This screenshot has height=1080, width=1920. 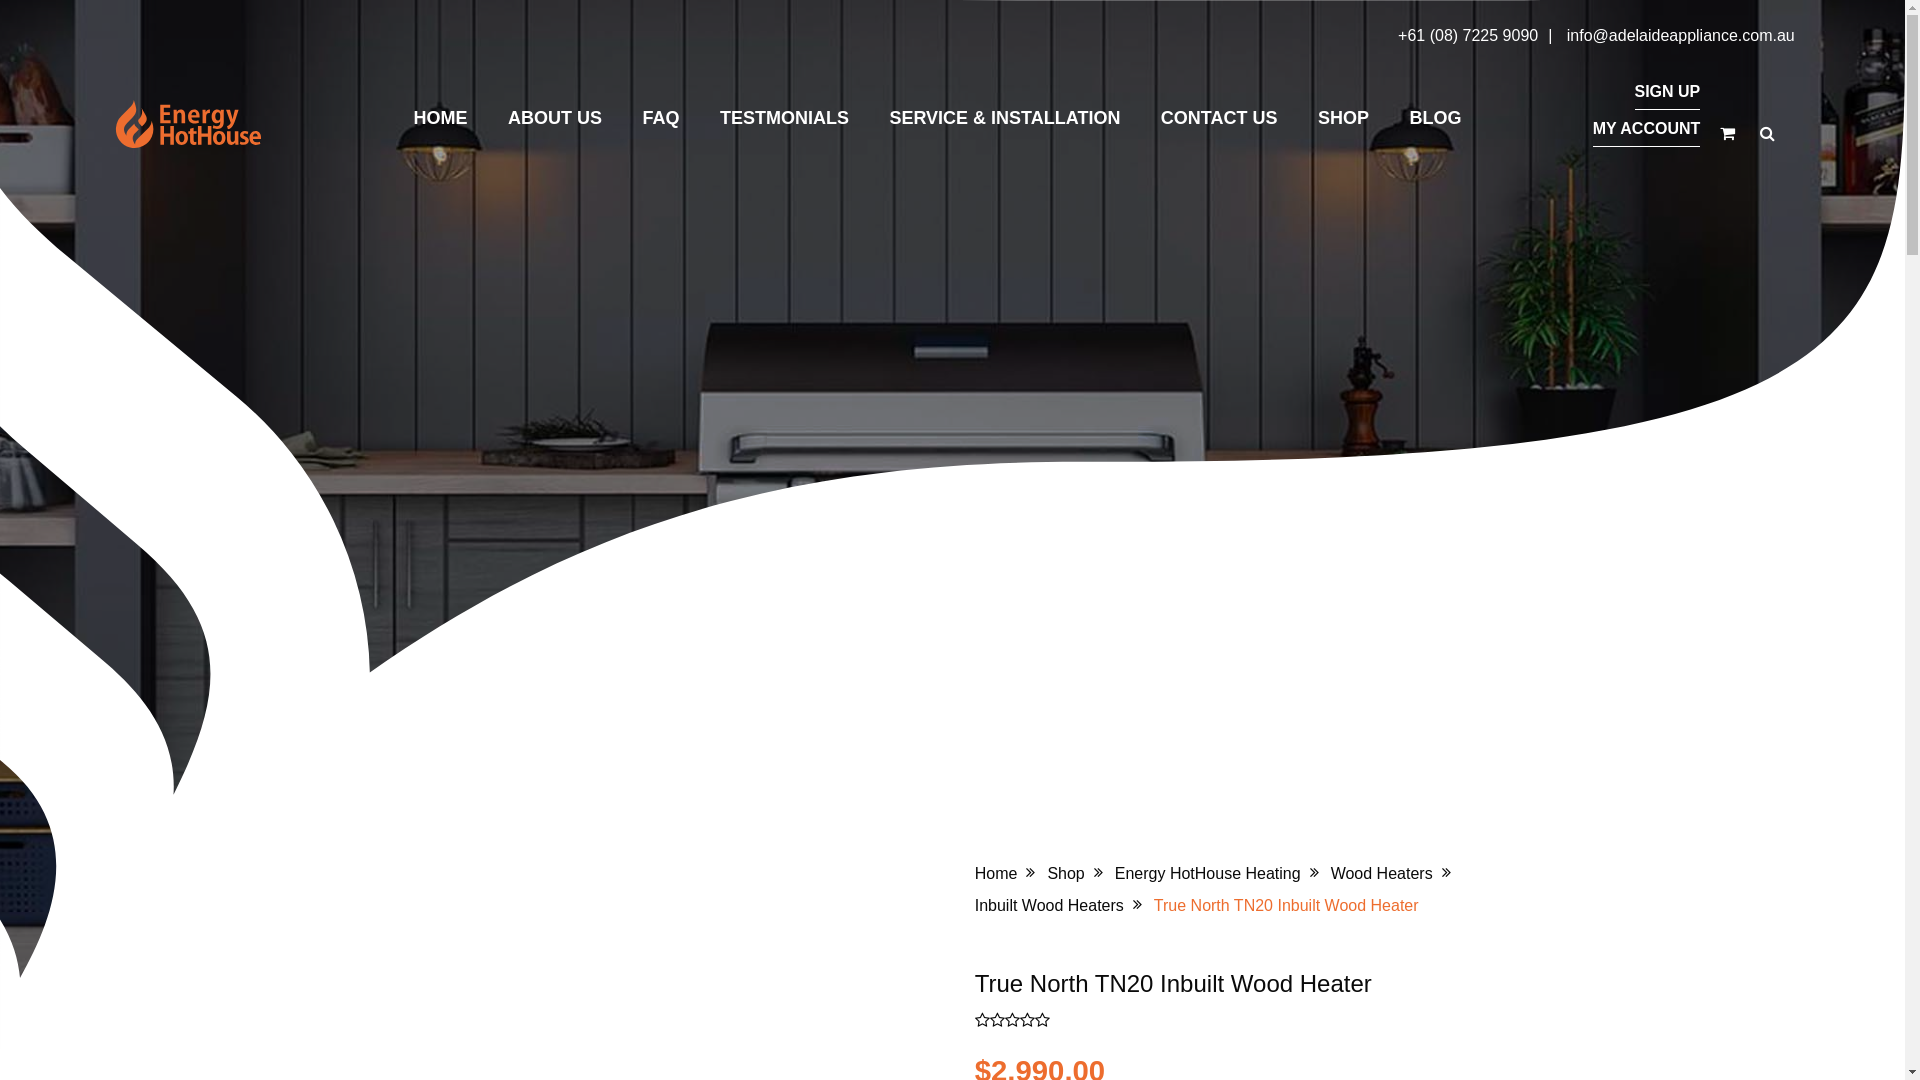 What do you see at coordinates (1048, 905) in the screenshot?
I see `'Inbuilt Wood Heaters'` at bounding box center [1048, 905].